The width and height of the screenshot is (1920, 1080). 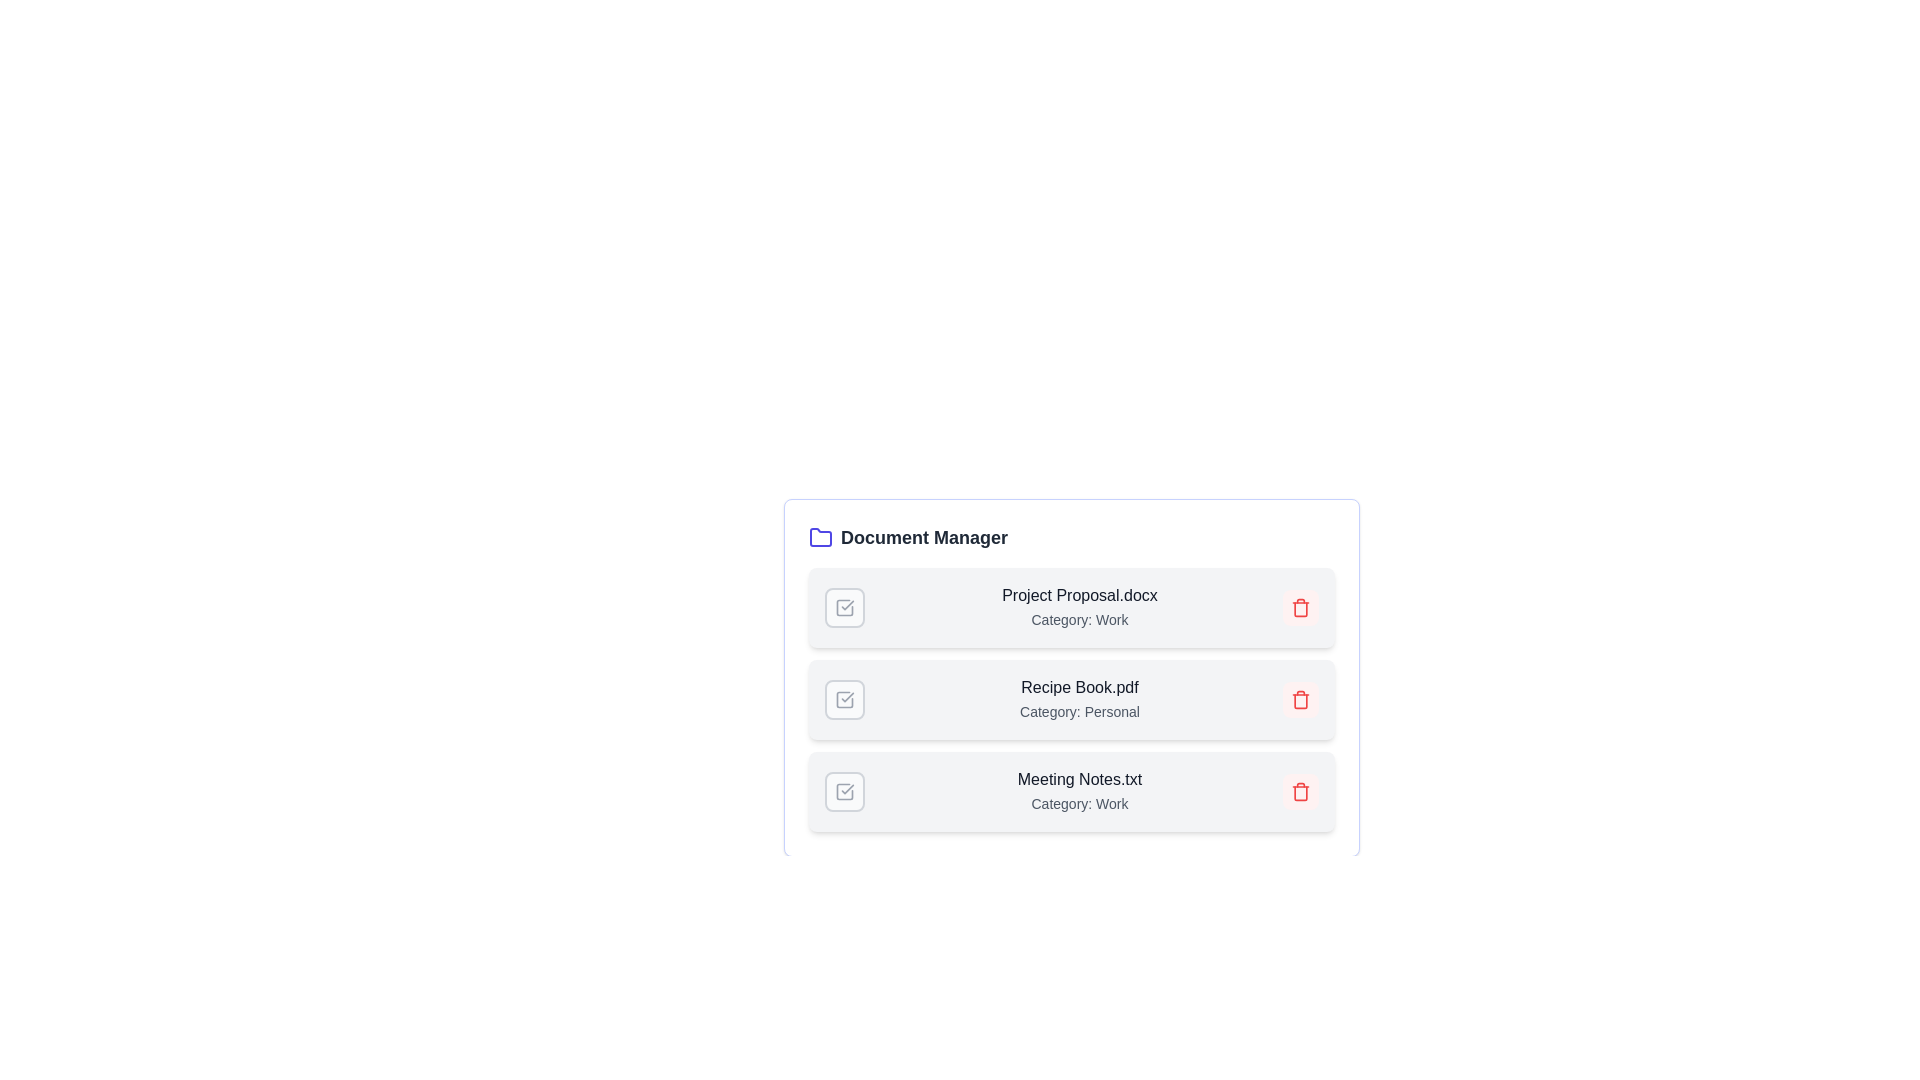 What do you see at coordinates (1079, 686) in the screenshot?
I see `the textual label displaying 'Recipe Book.pdf' in the 'Document Manager' component, which is centered in the second row and above the 'Category: Personal' text` at bounding box center [1079, 686].